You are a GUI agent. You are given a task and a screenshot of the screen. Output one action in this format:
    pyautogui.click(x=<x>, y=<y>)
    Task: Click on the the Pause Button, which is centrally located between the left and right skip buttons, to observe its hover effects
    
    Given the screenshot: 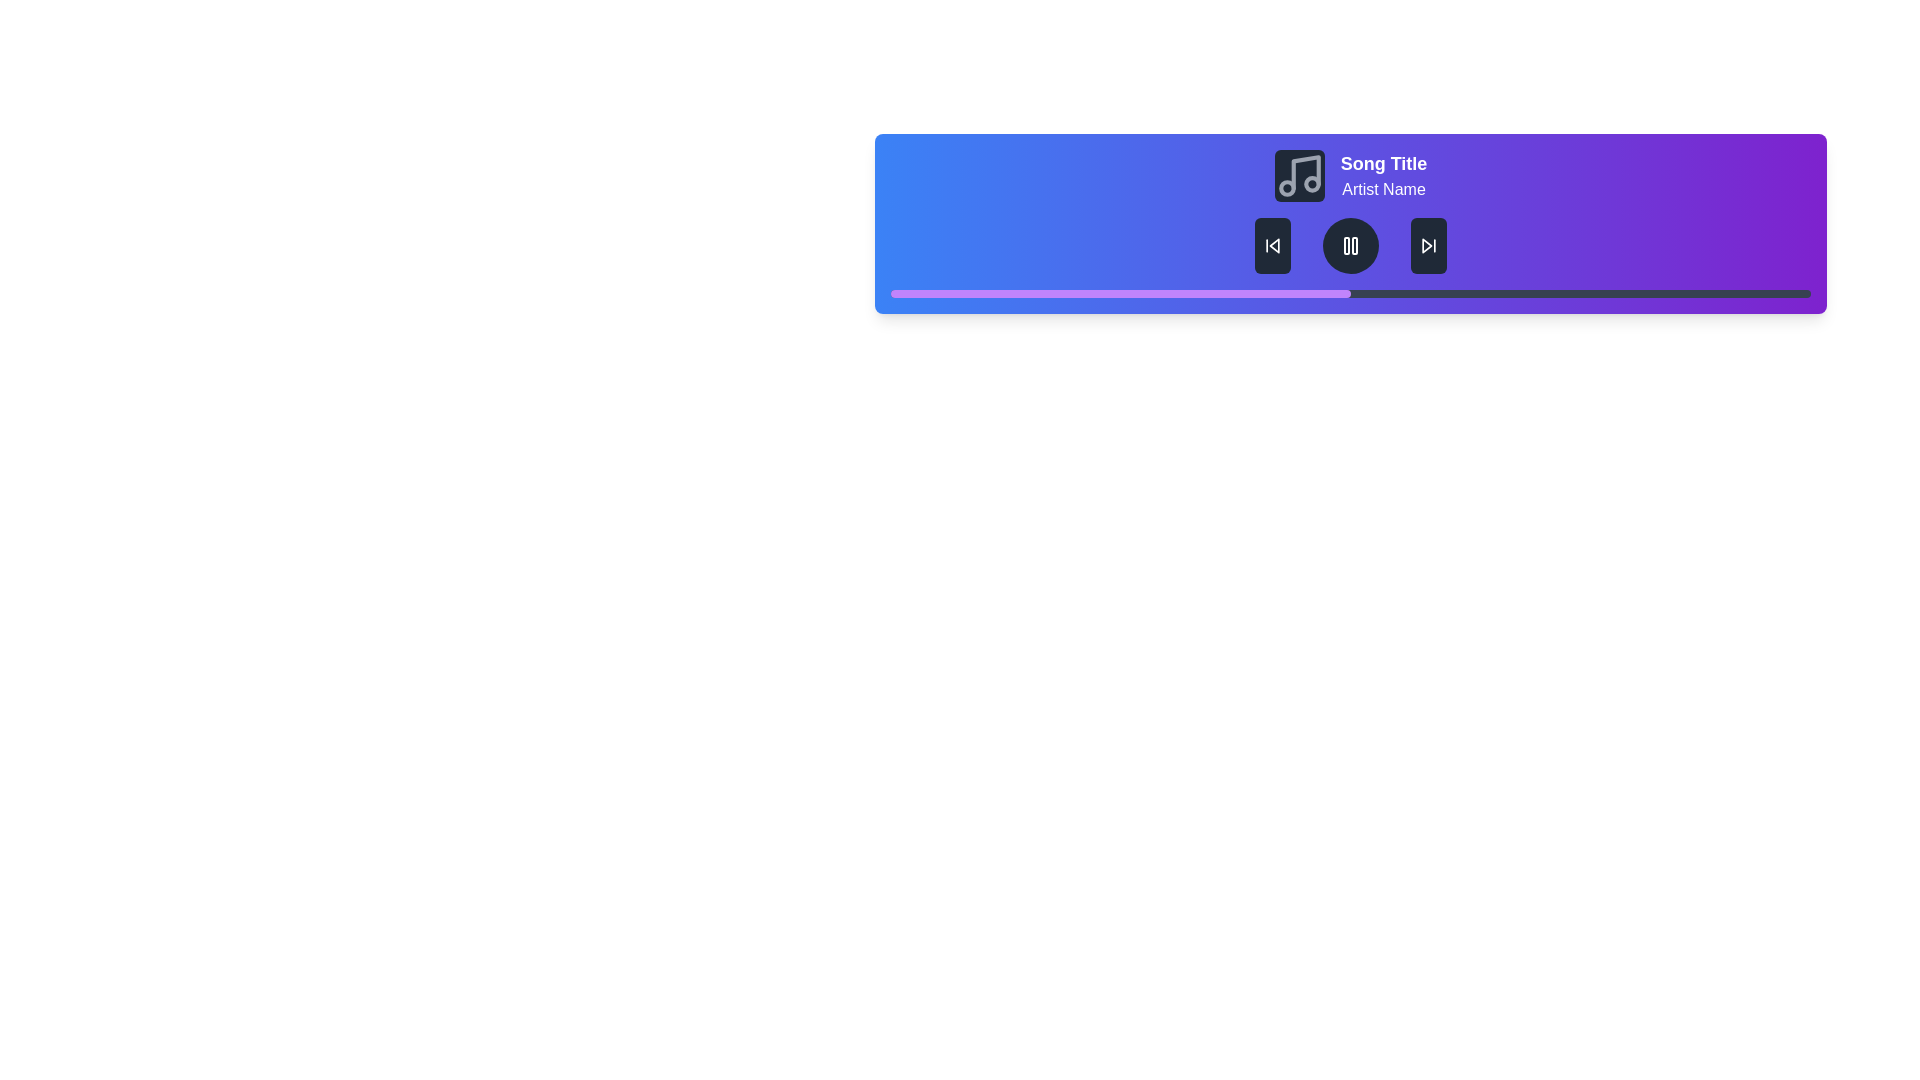 What is the action you would take?
    pyautogui.click(x=1350, y=245)
    